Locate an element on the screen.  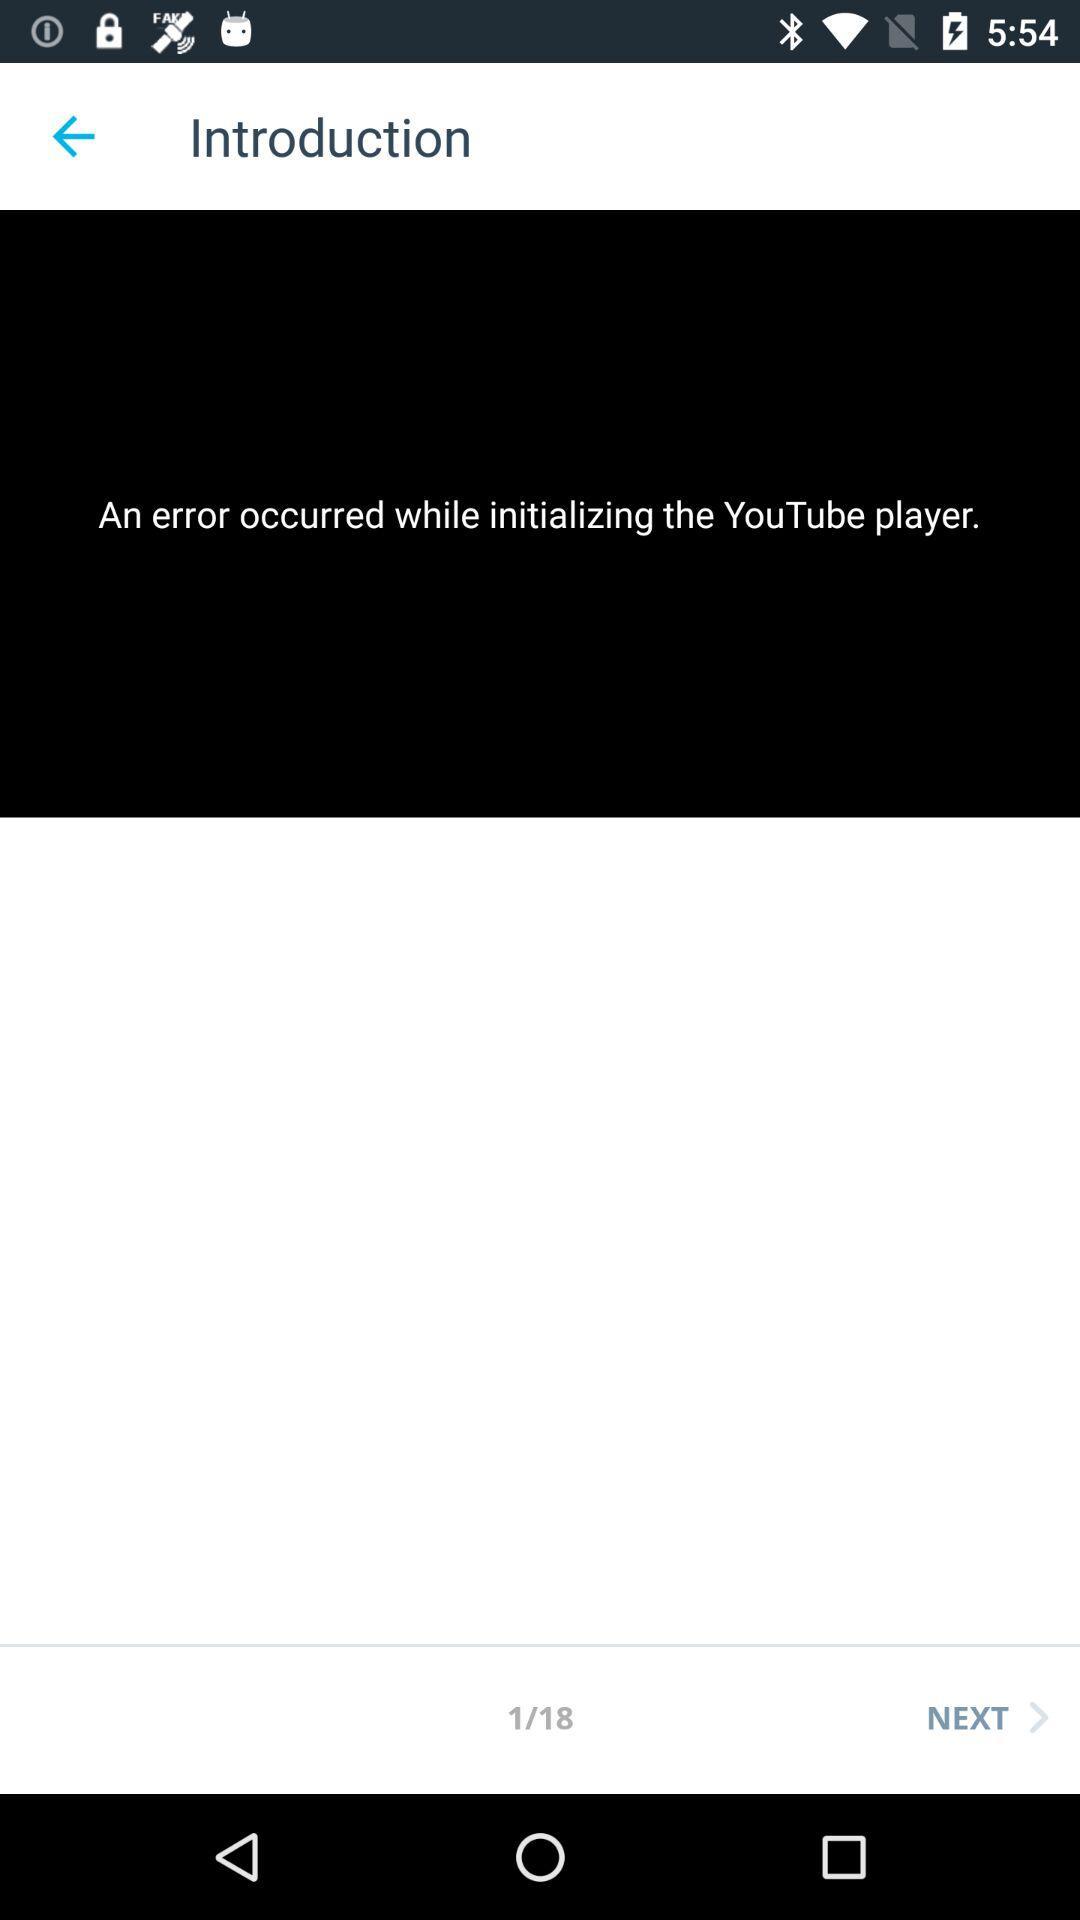
the icon next to introduction icon is located at coordinates (72, 135).